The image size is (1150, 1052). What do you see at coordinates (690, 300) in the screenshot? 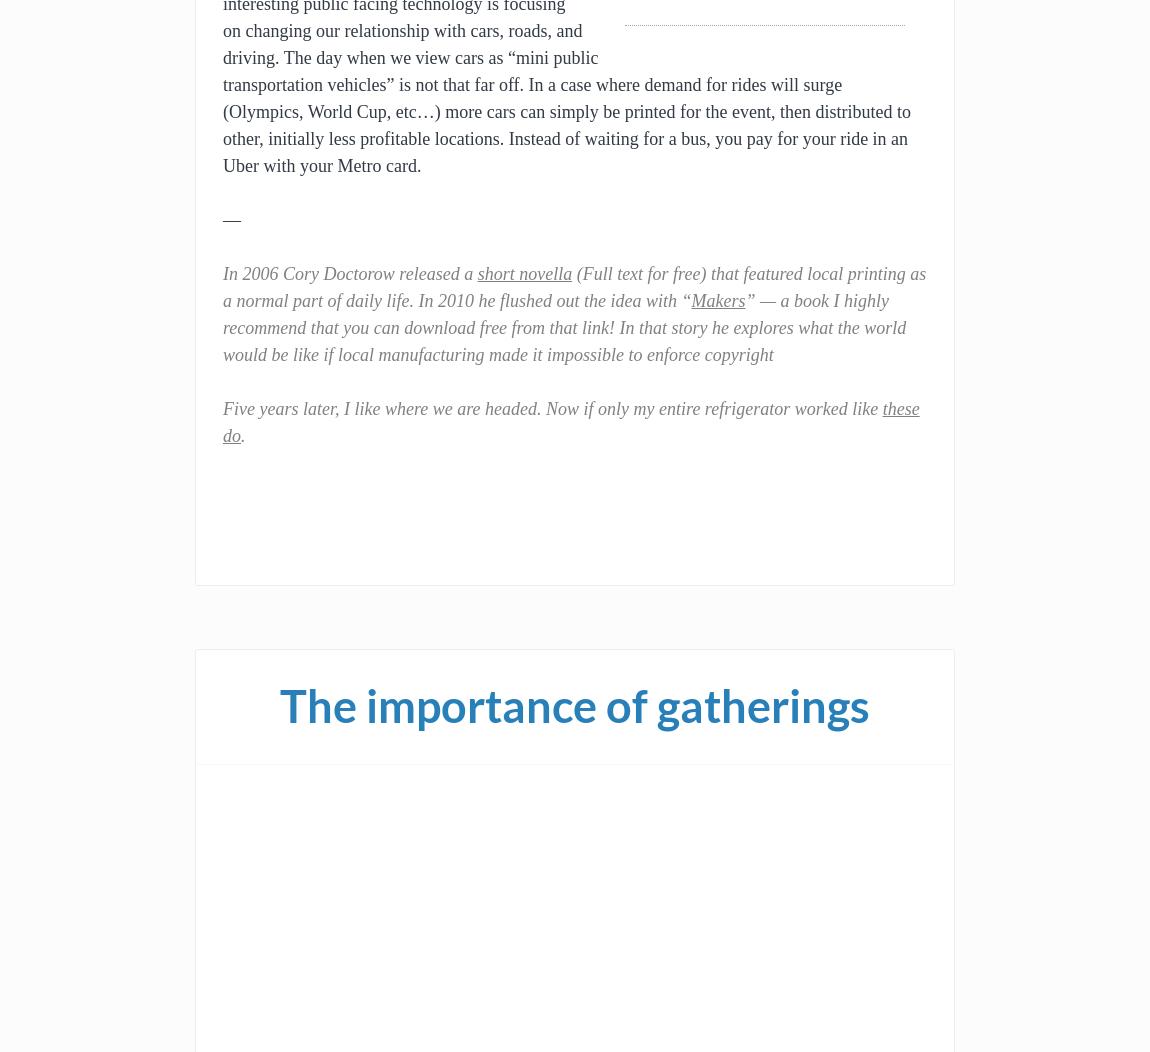
I see `'Makers'` at bounding box center [690, 300].